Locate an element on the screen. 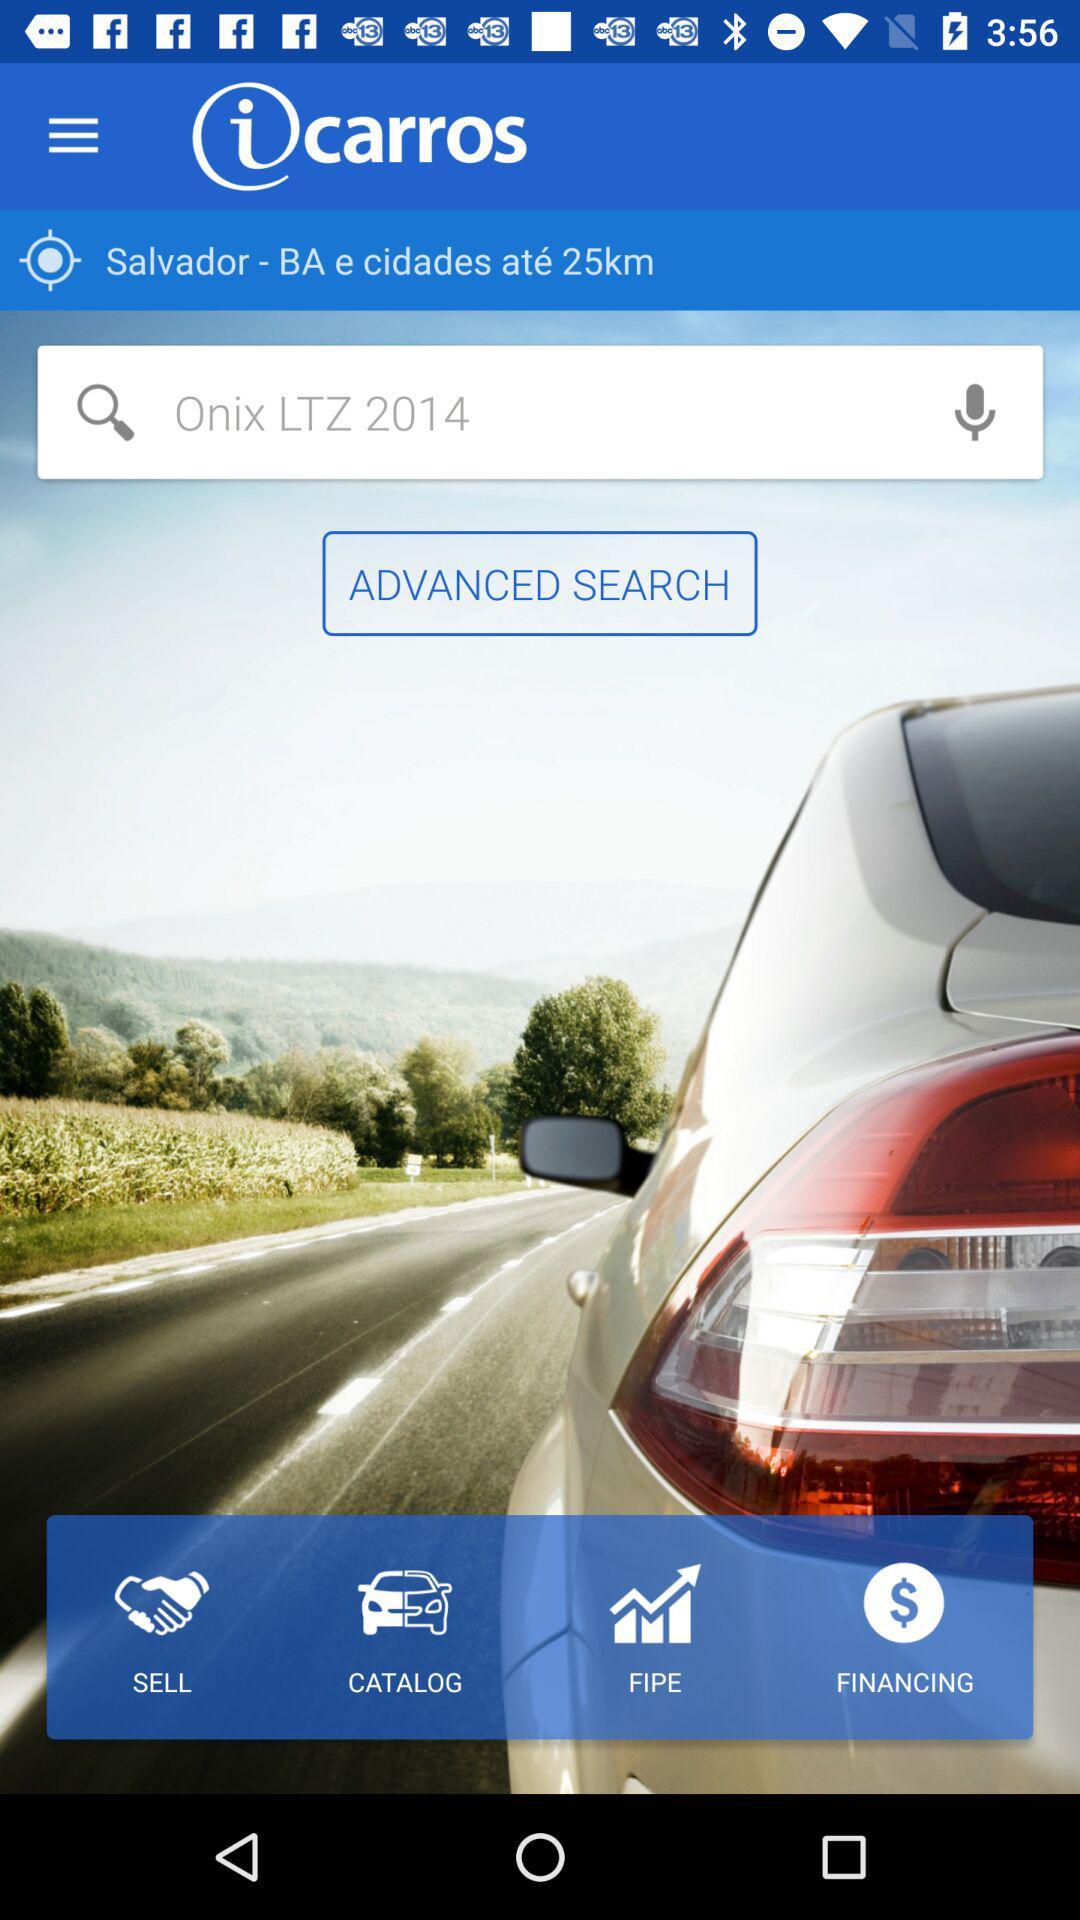  the item next to catalog icon is located at coordinates (654, 1627).